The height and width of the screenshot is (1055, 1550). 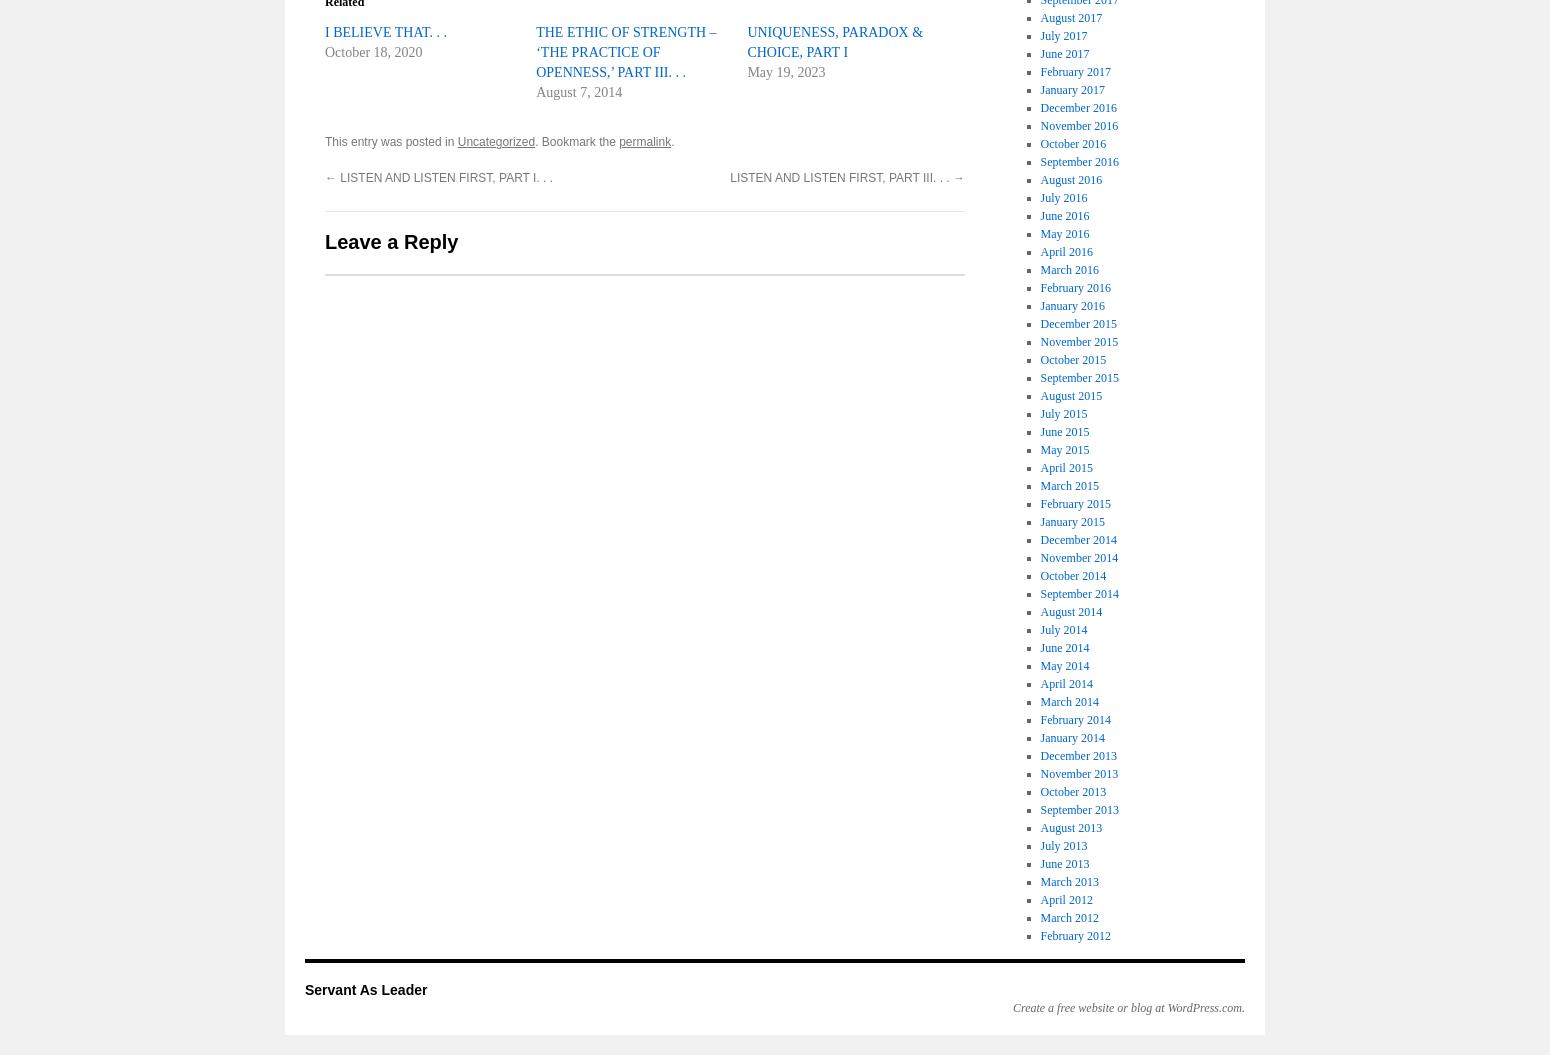 I want to click on 'August 2016', so click(x=1071, y=178).